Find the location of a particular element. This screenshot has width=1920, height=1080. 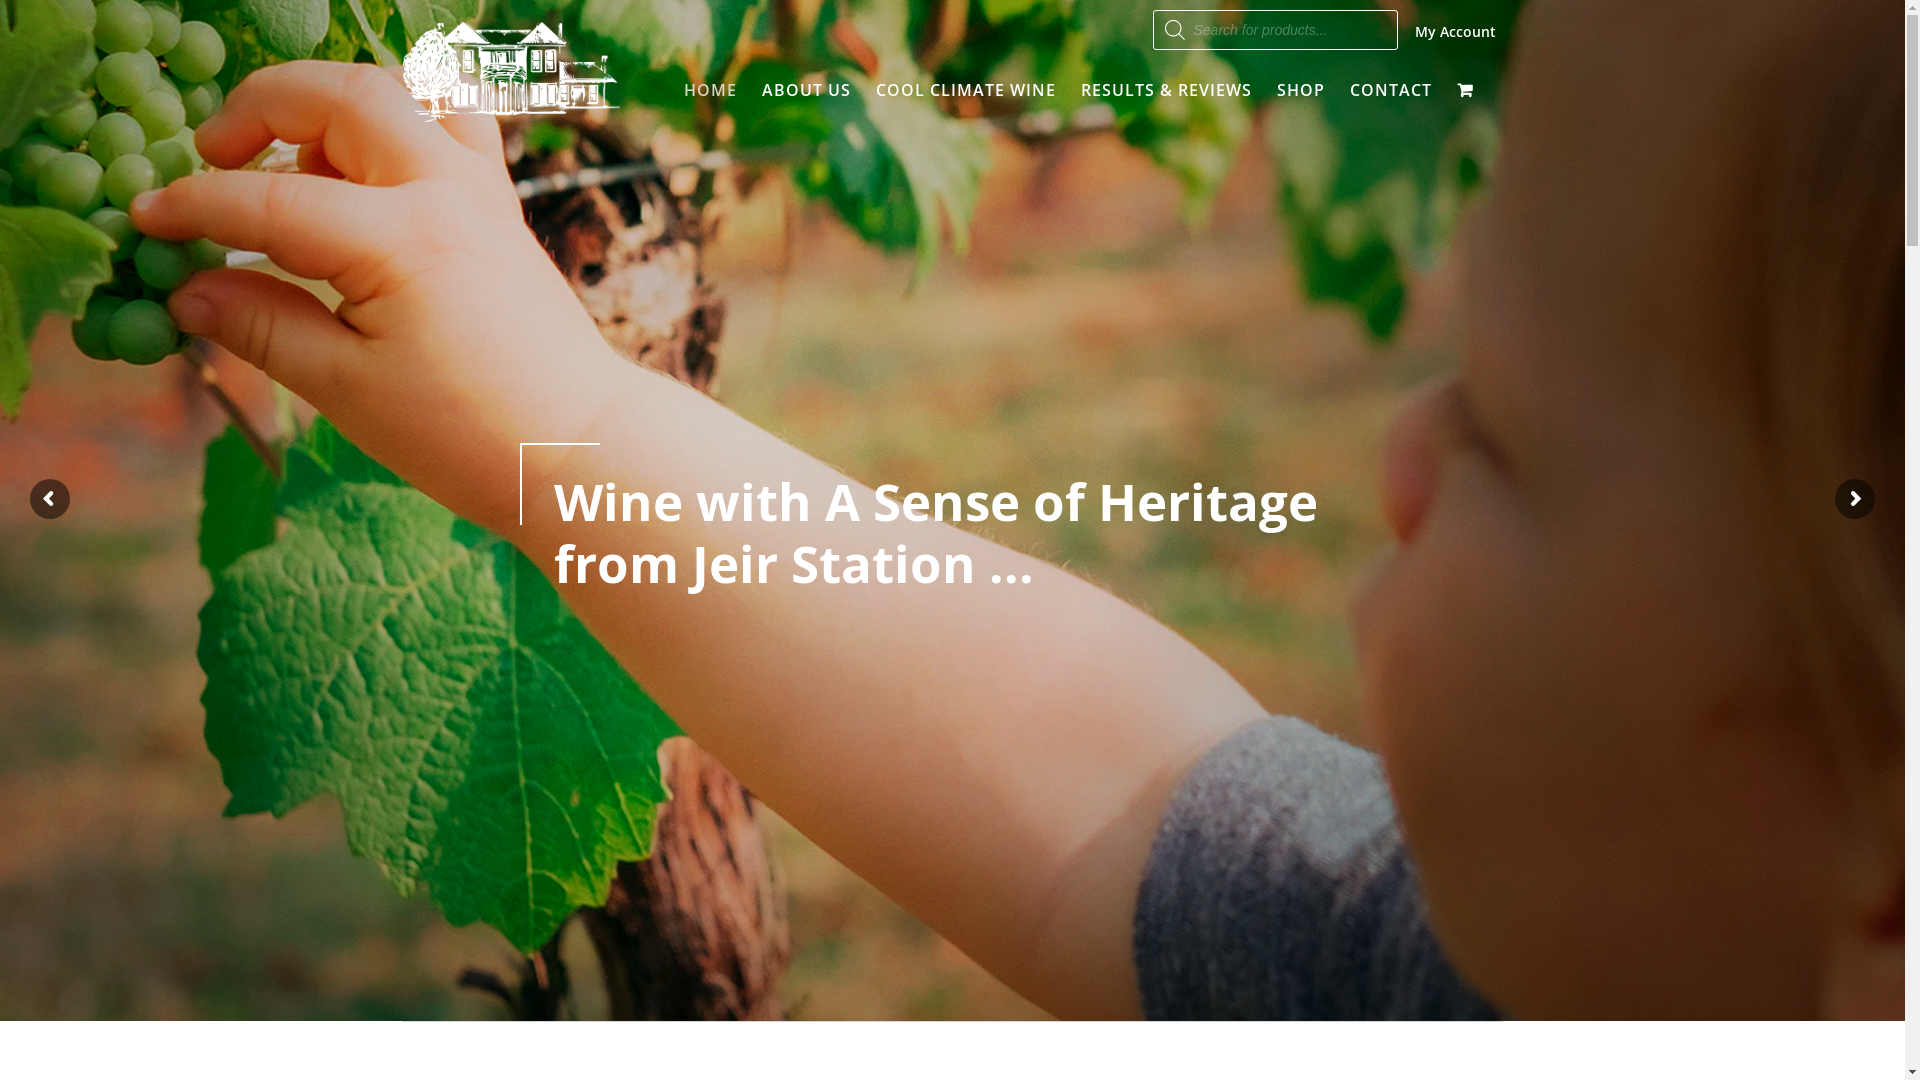

'My Account' is located at coordinates (1414, 31).